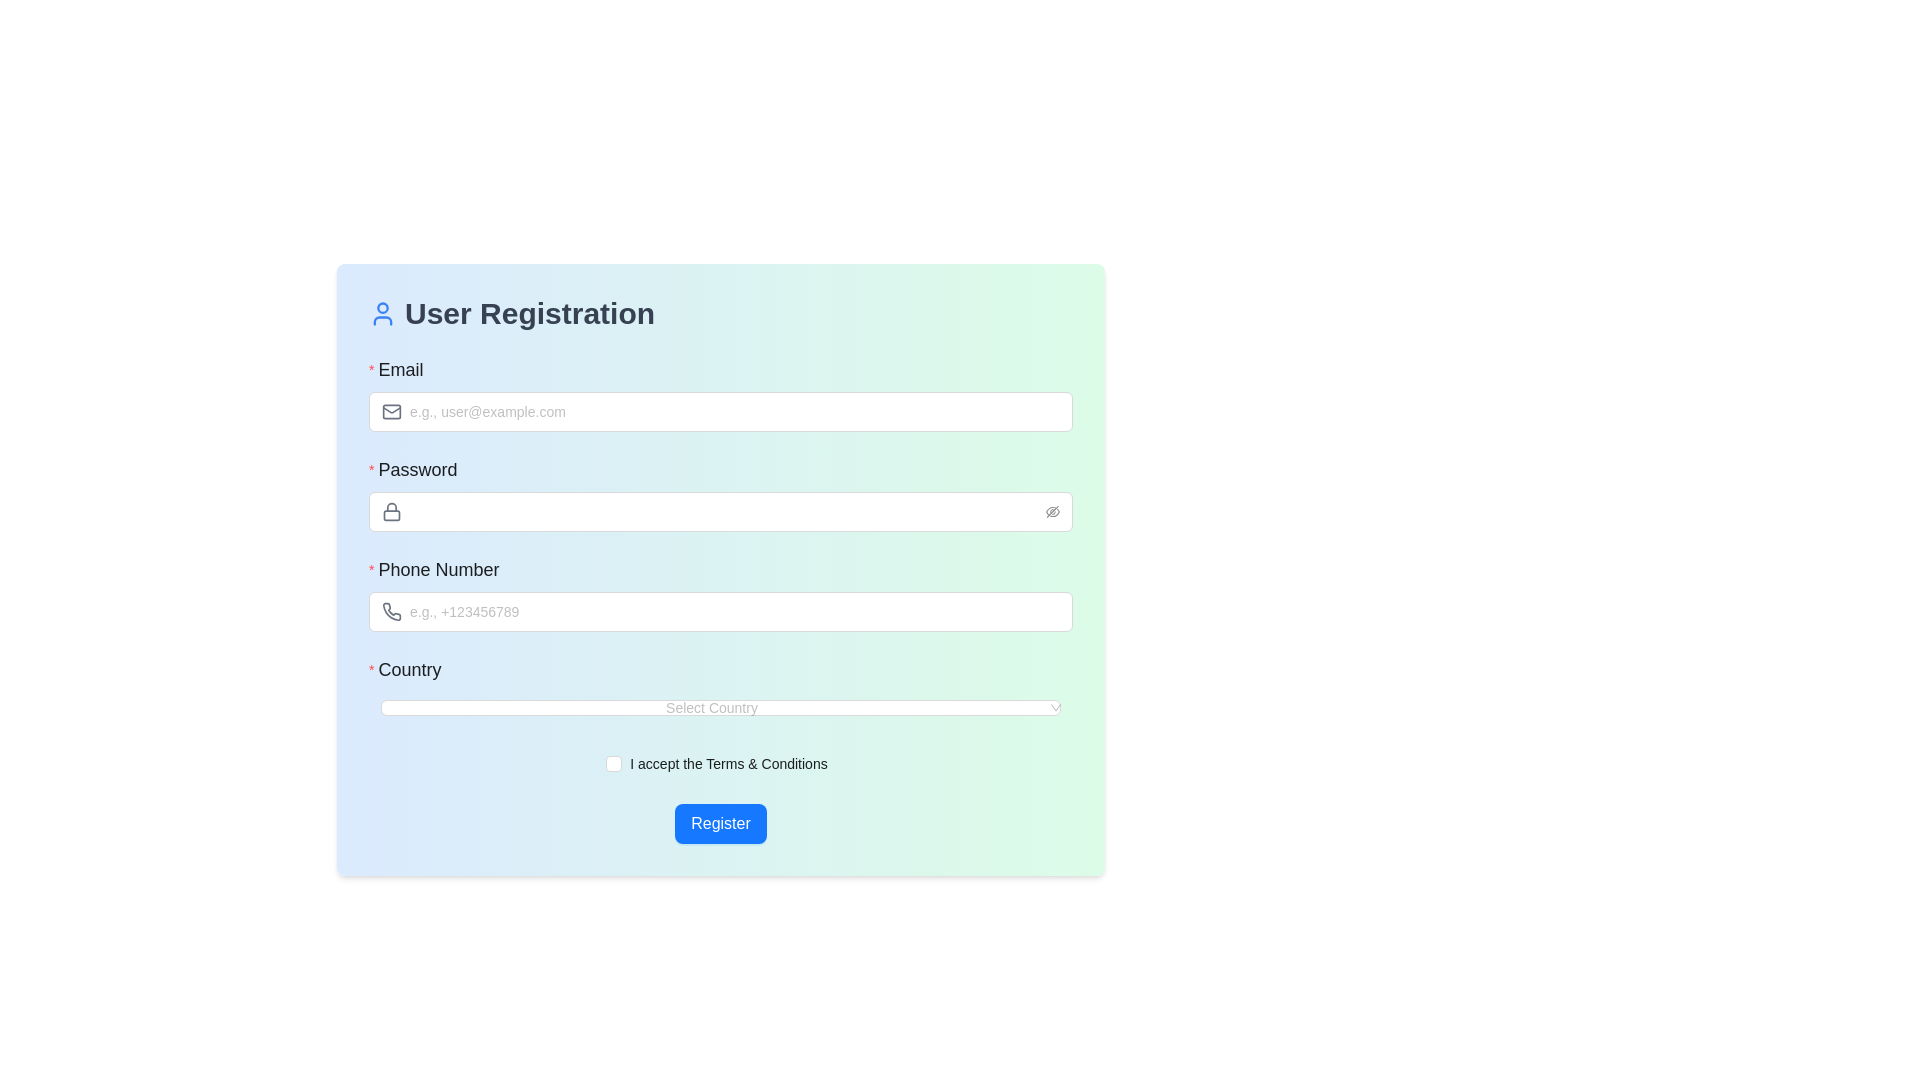 The width and height of the screenshot is (1920, 1080). Describe the element at coordinates (392, 610) in the screenshot. I see `the minimalist gray phone receiver icon located beside the 'Phone Number' input field in the registration form interface` at that location.